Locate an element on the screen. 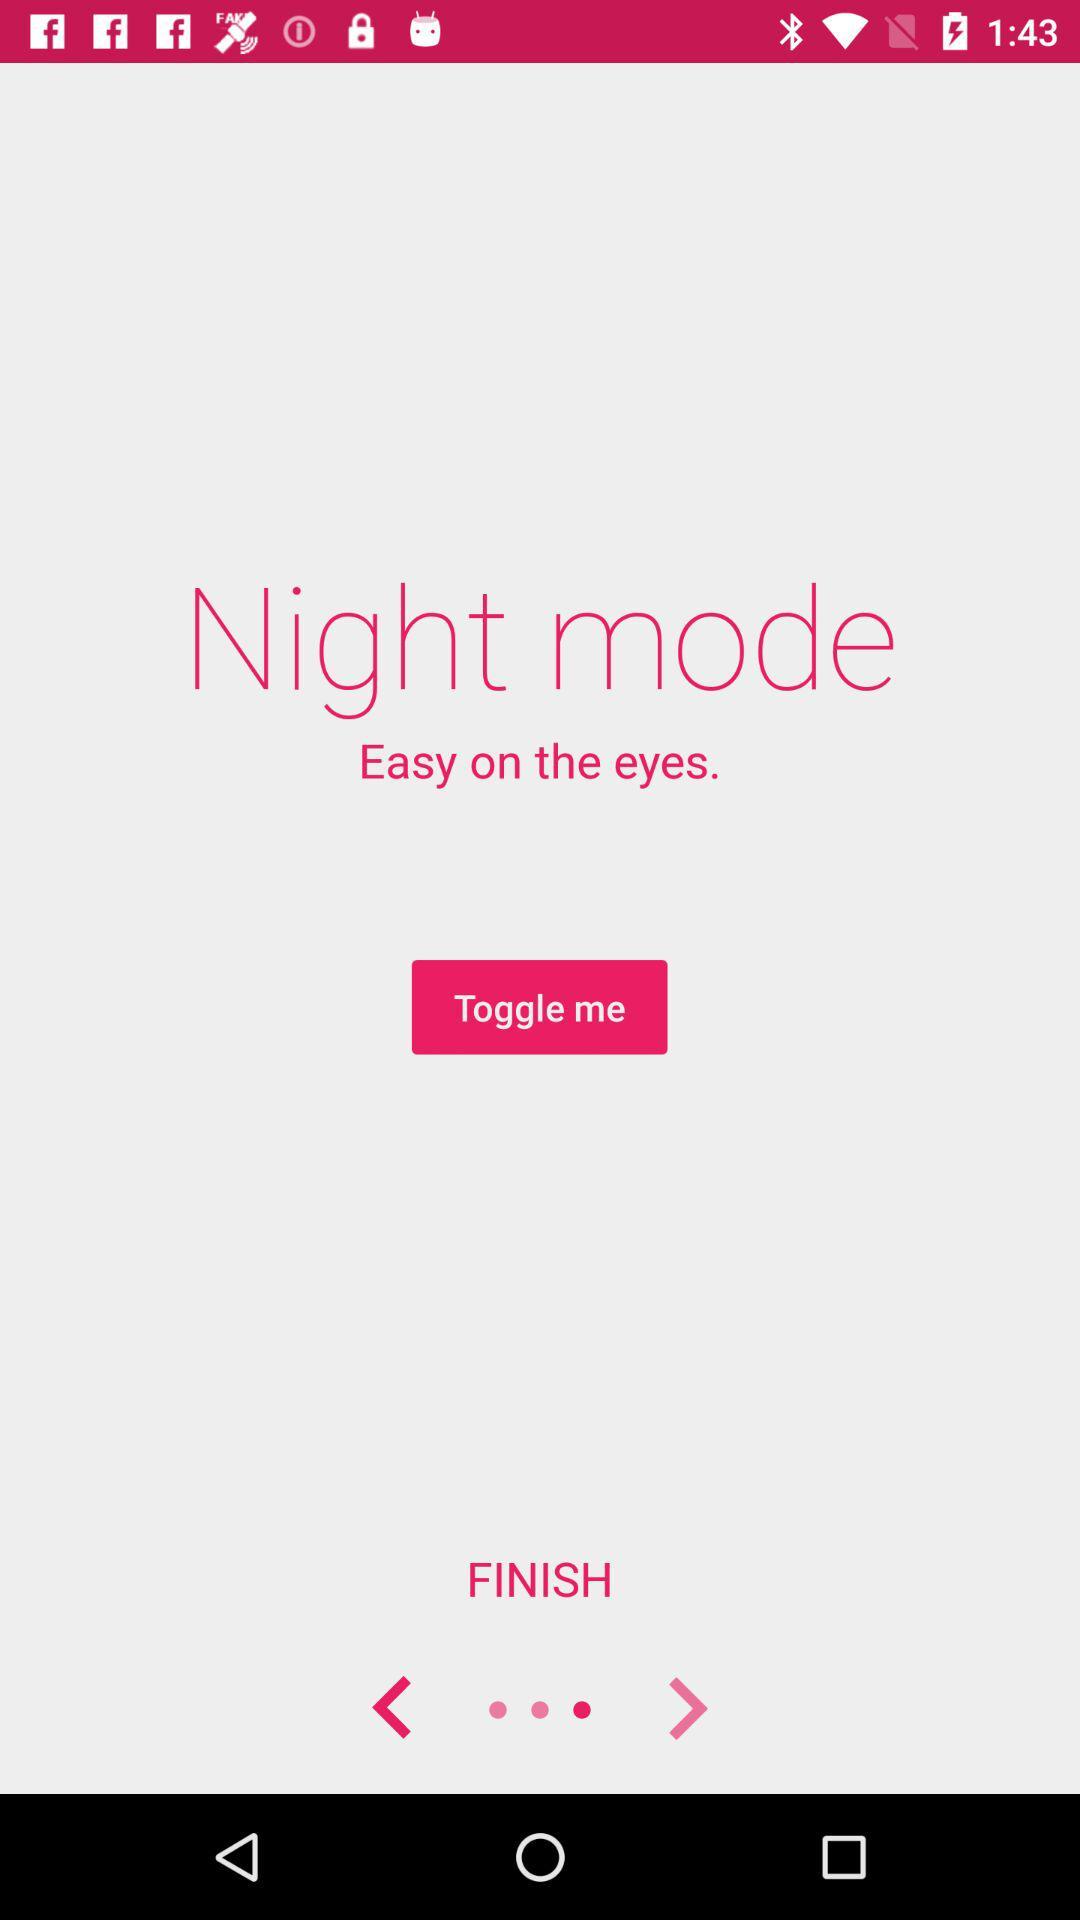 Image resolution: width=1080 pixels, height=1920 pixels. icon below the finish is located at coordinates (685, 1708).